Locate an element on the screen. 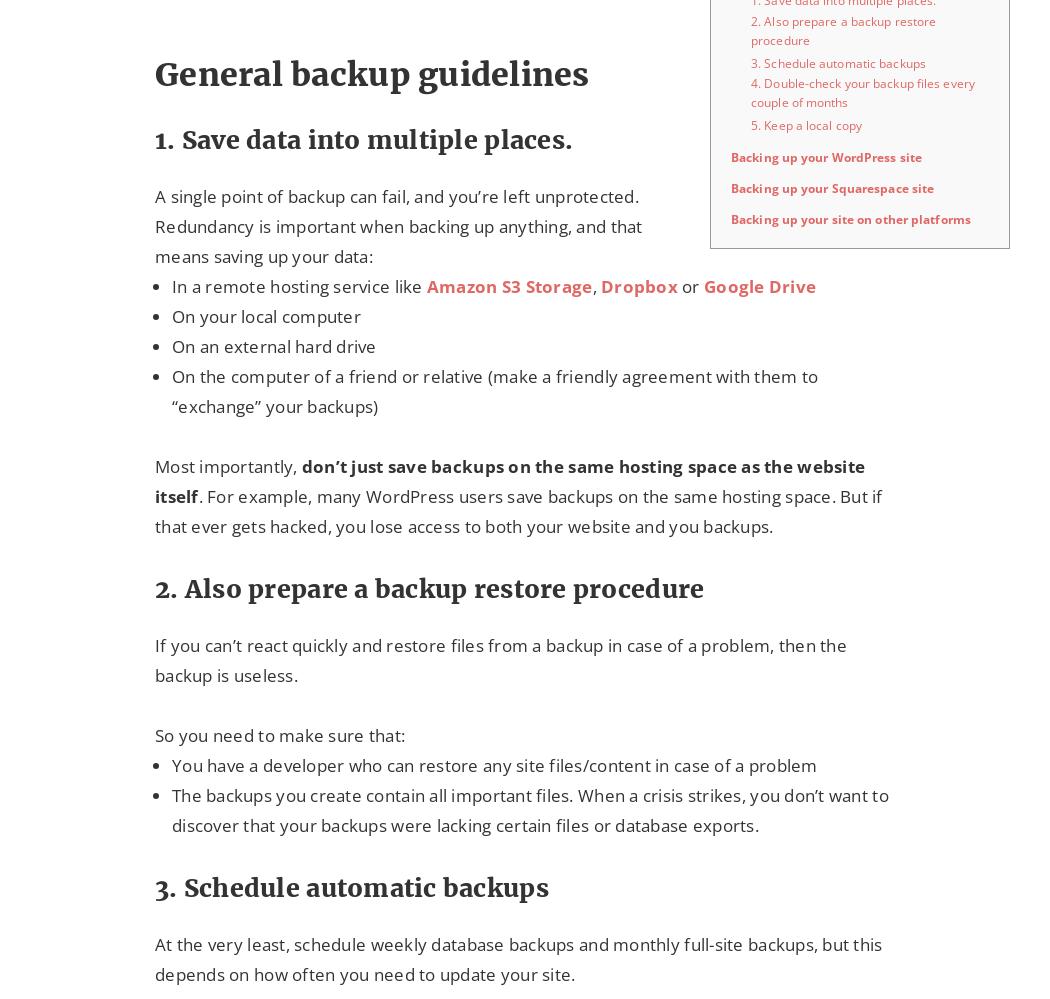 The width and height of the screenshot is (1050, 999). 'Backing up your site on other platforms' is located at coordinates (850, 217).